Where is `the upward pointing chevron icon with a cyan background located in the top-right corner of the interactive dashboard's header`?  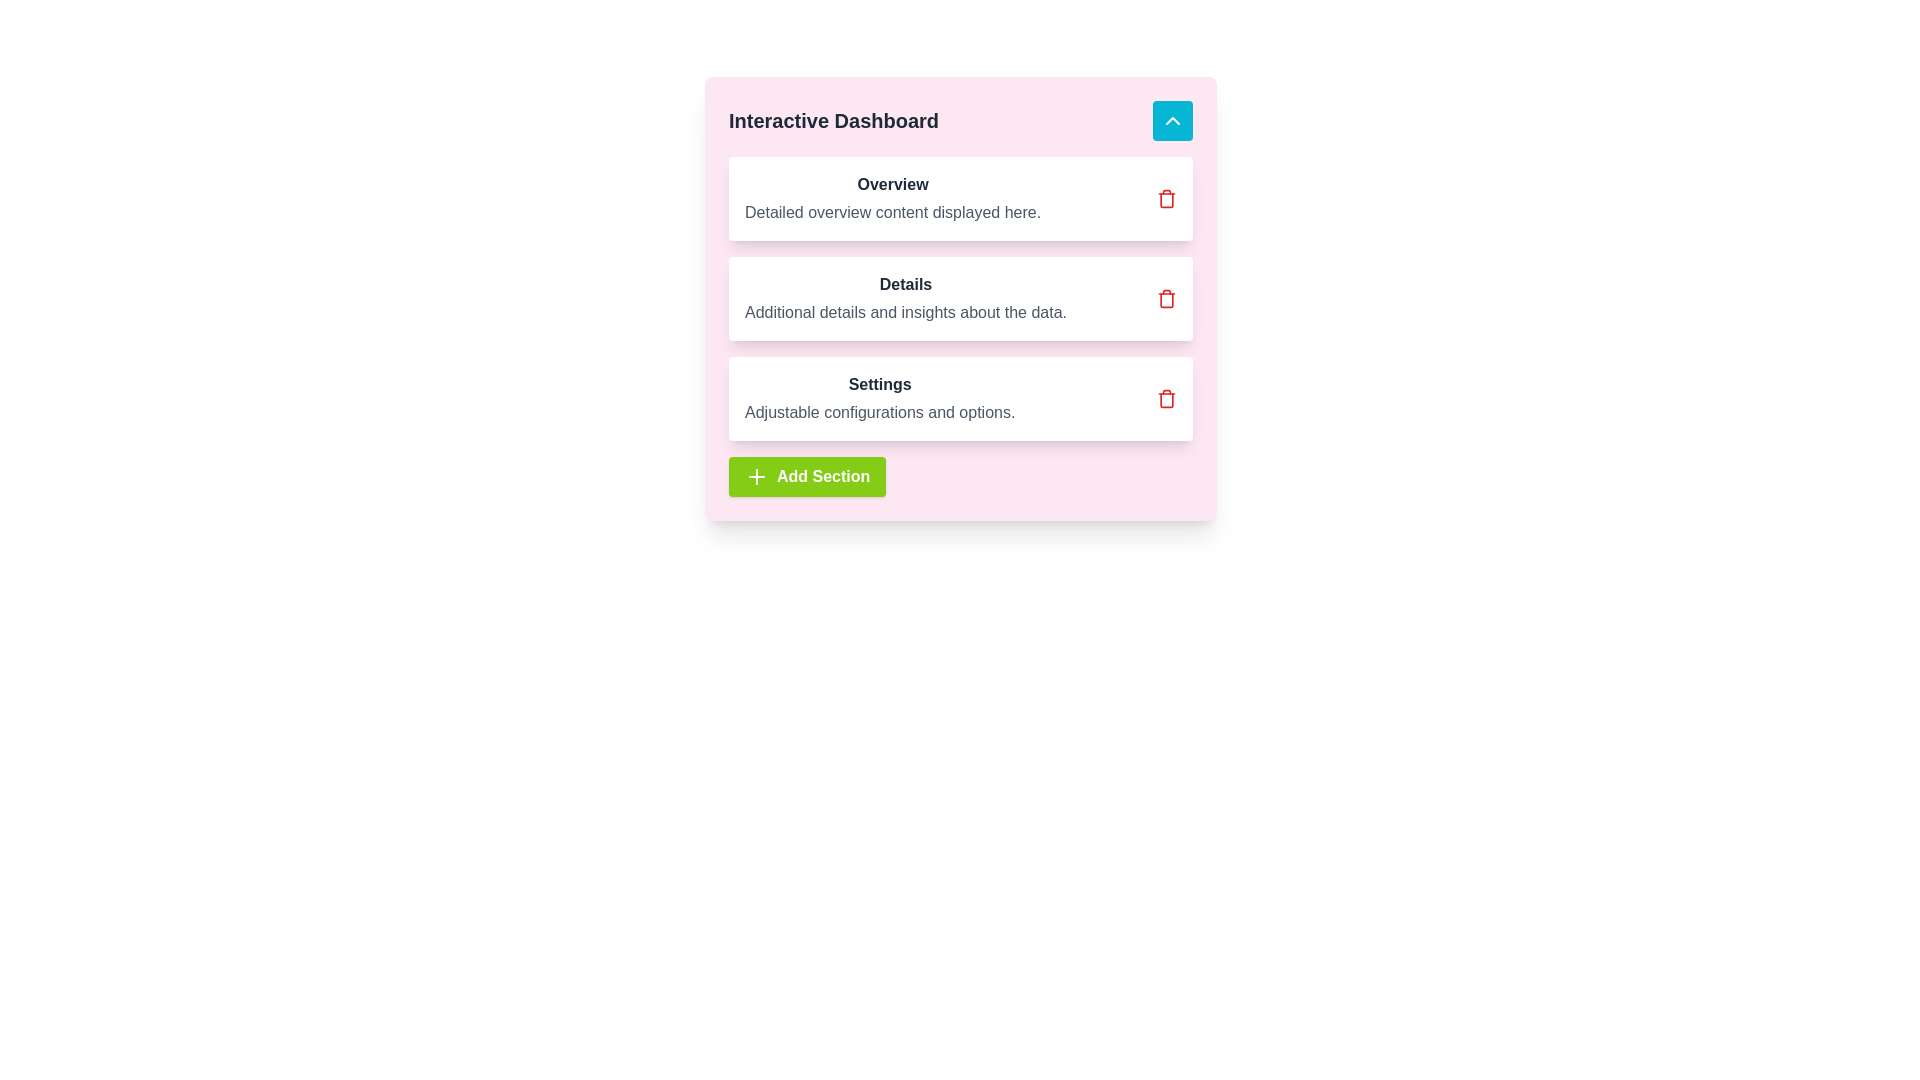
the upward pointing chevron icon with a cyan background located in the top-right corner of the interactive dashboard's header is located at coordinates (1172, 120).